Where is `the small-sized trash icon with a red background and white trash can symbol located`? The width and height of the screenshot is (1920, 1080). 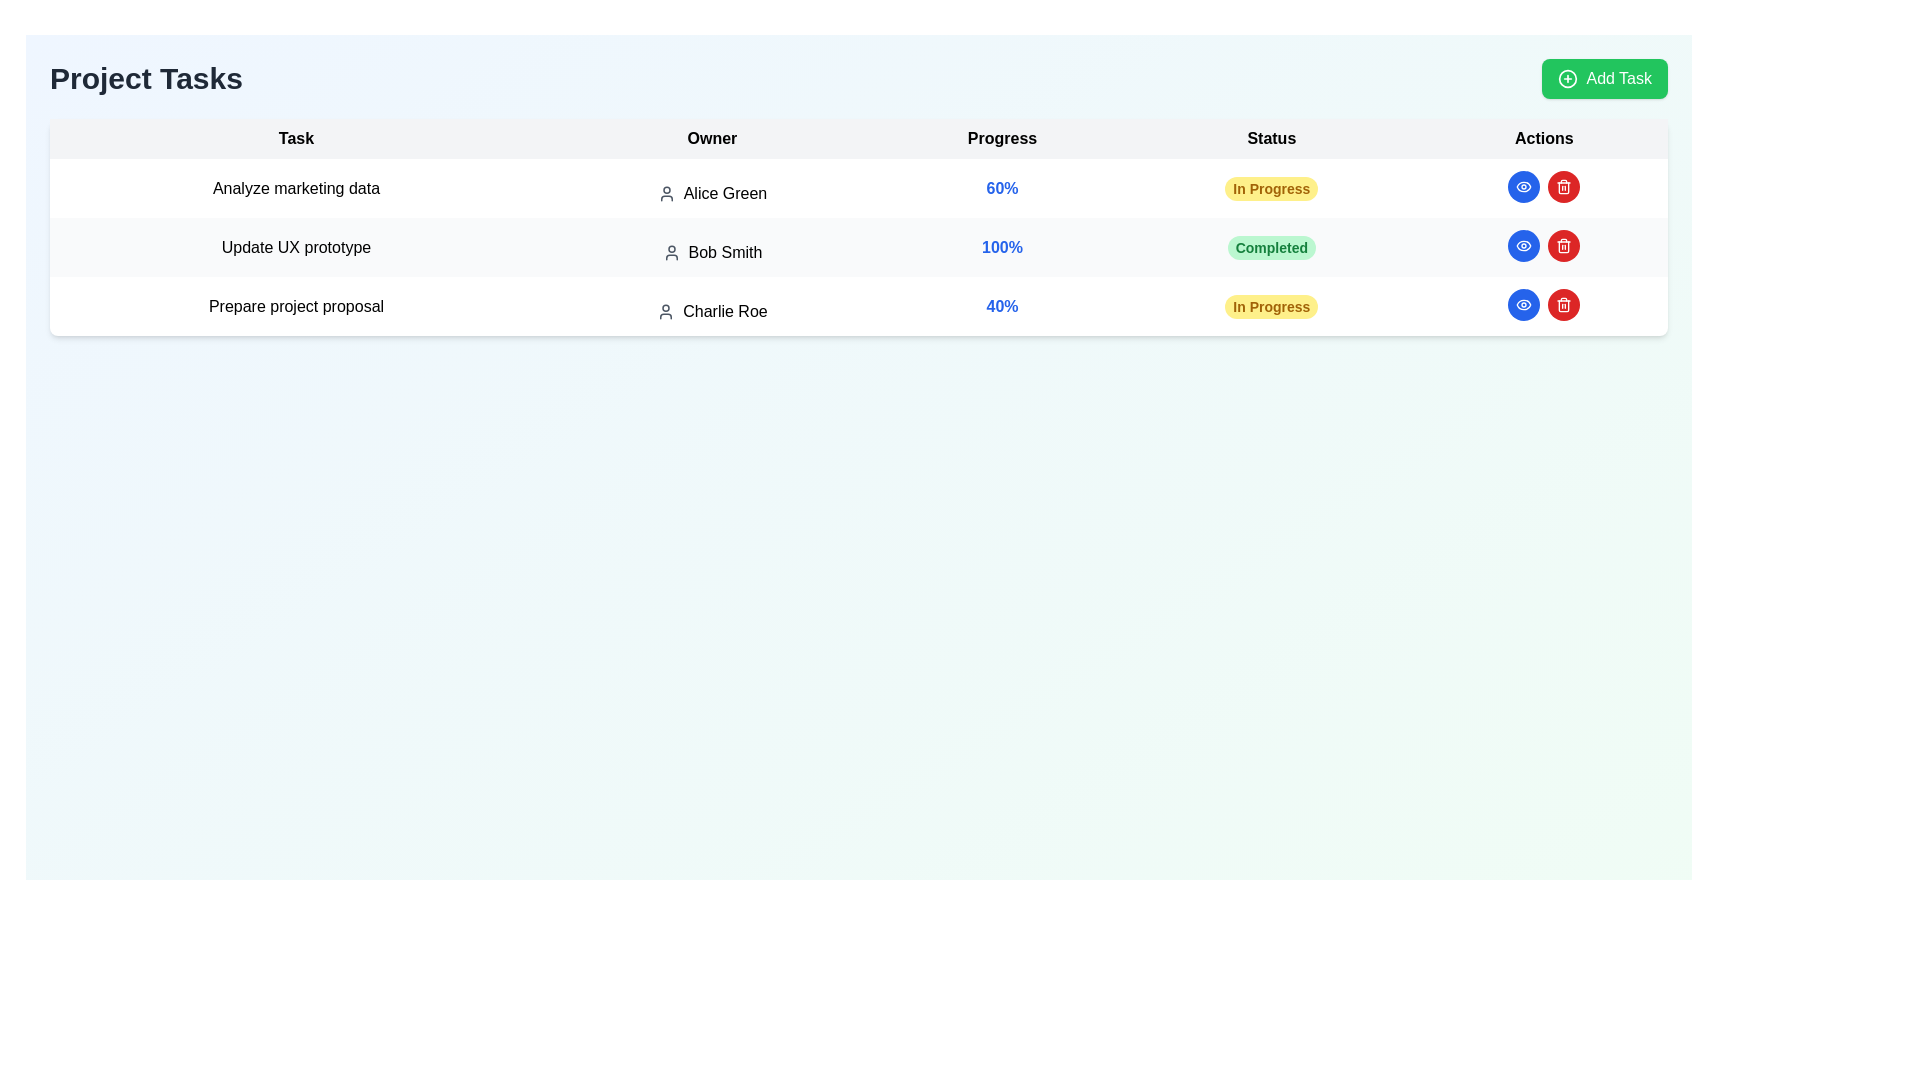 the small-sized trash icon with a red background and white trash can symbol located is located at coordinates (1563, 304).